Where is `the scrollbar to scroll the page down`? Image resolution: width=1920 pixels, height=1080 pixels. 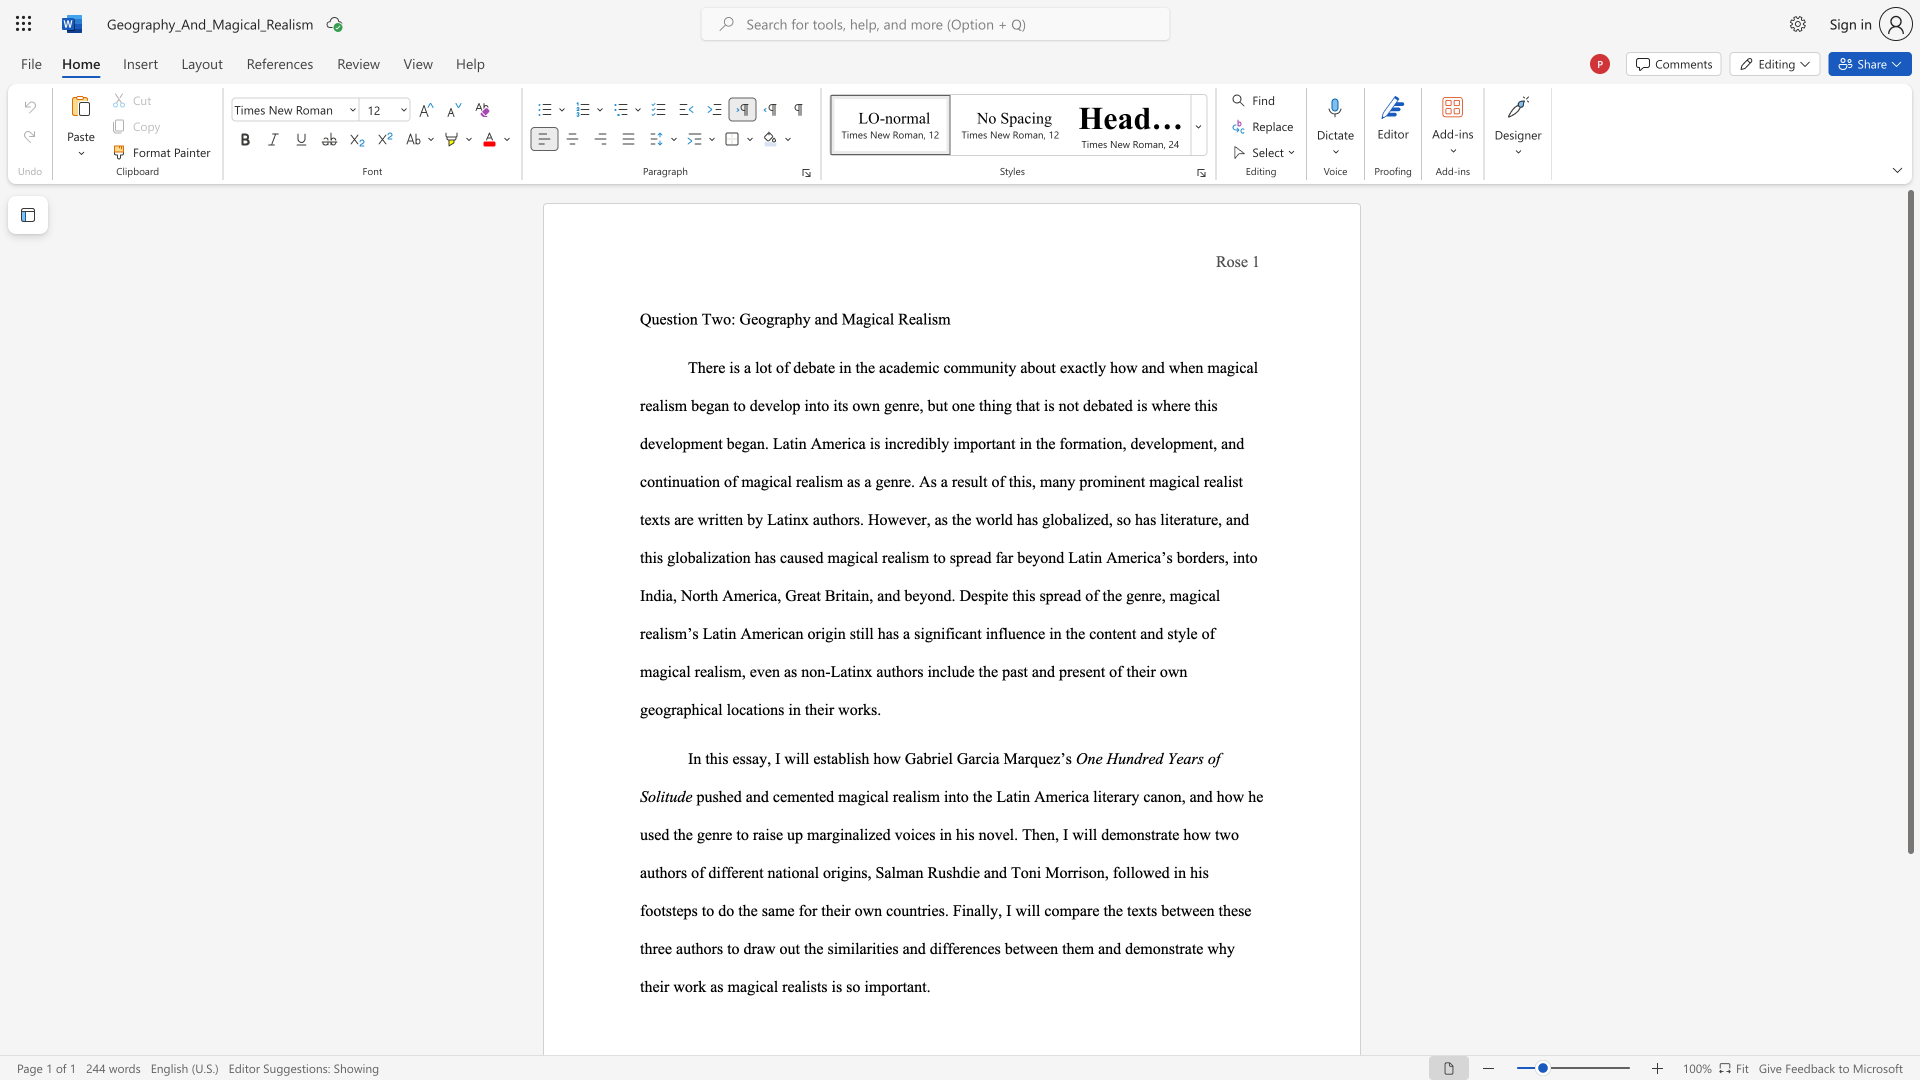 the scrollbar to scroll the page down is located at coordinates (1909, 940).